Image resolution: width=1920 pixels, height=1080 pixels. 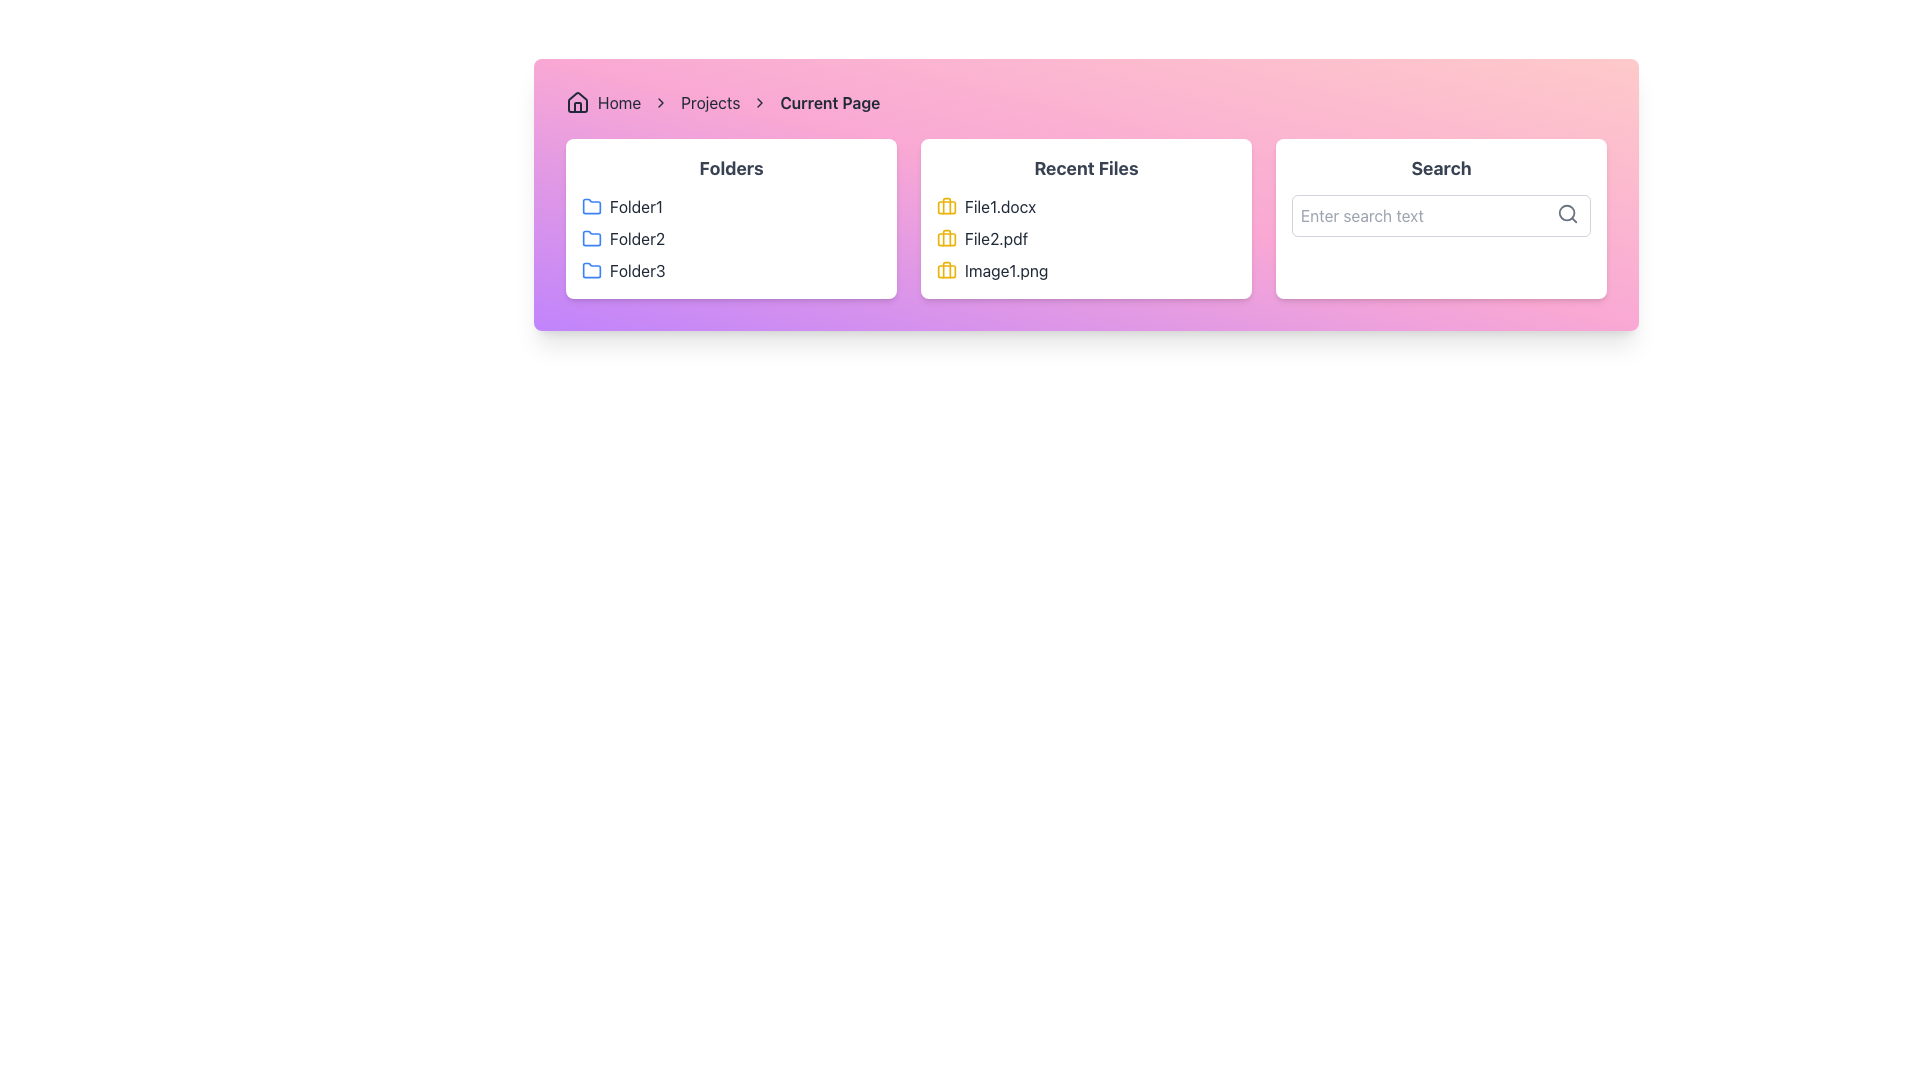 What do you see at coordinates (602, 103) in the screenshot?
I see `the first breadcrumb link with an icon that redirects to the home page` at bounding box center [602, 103].